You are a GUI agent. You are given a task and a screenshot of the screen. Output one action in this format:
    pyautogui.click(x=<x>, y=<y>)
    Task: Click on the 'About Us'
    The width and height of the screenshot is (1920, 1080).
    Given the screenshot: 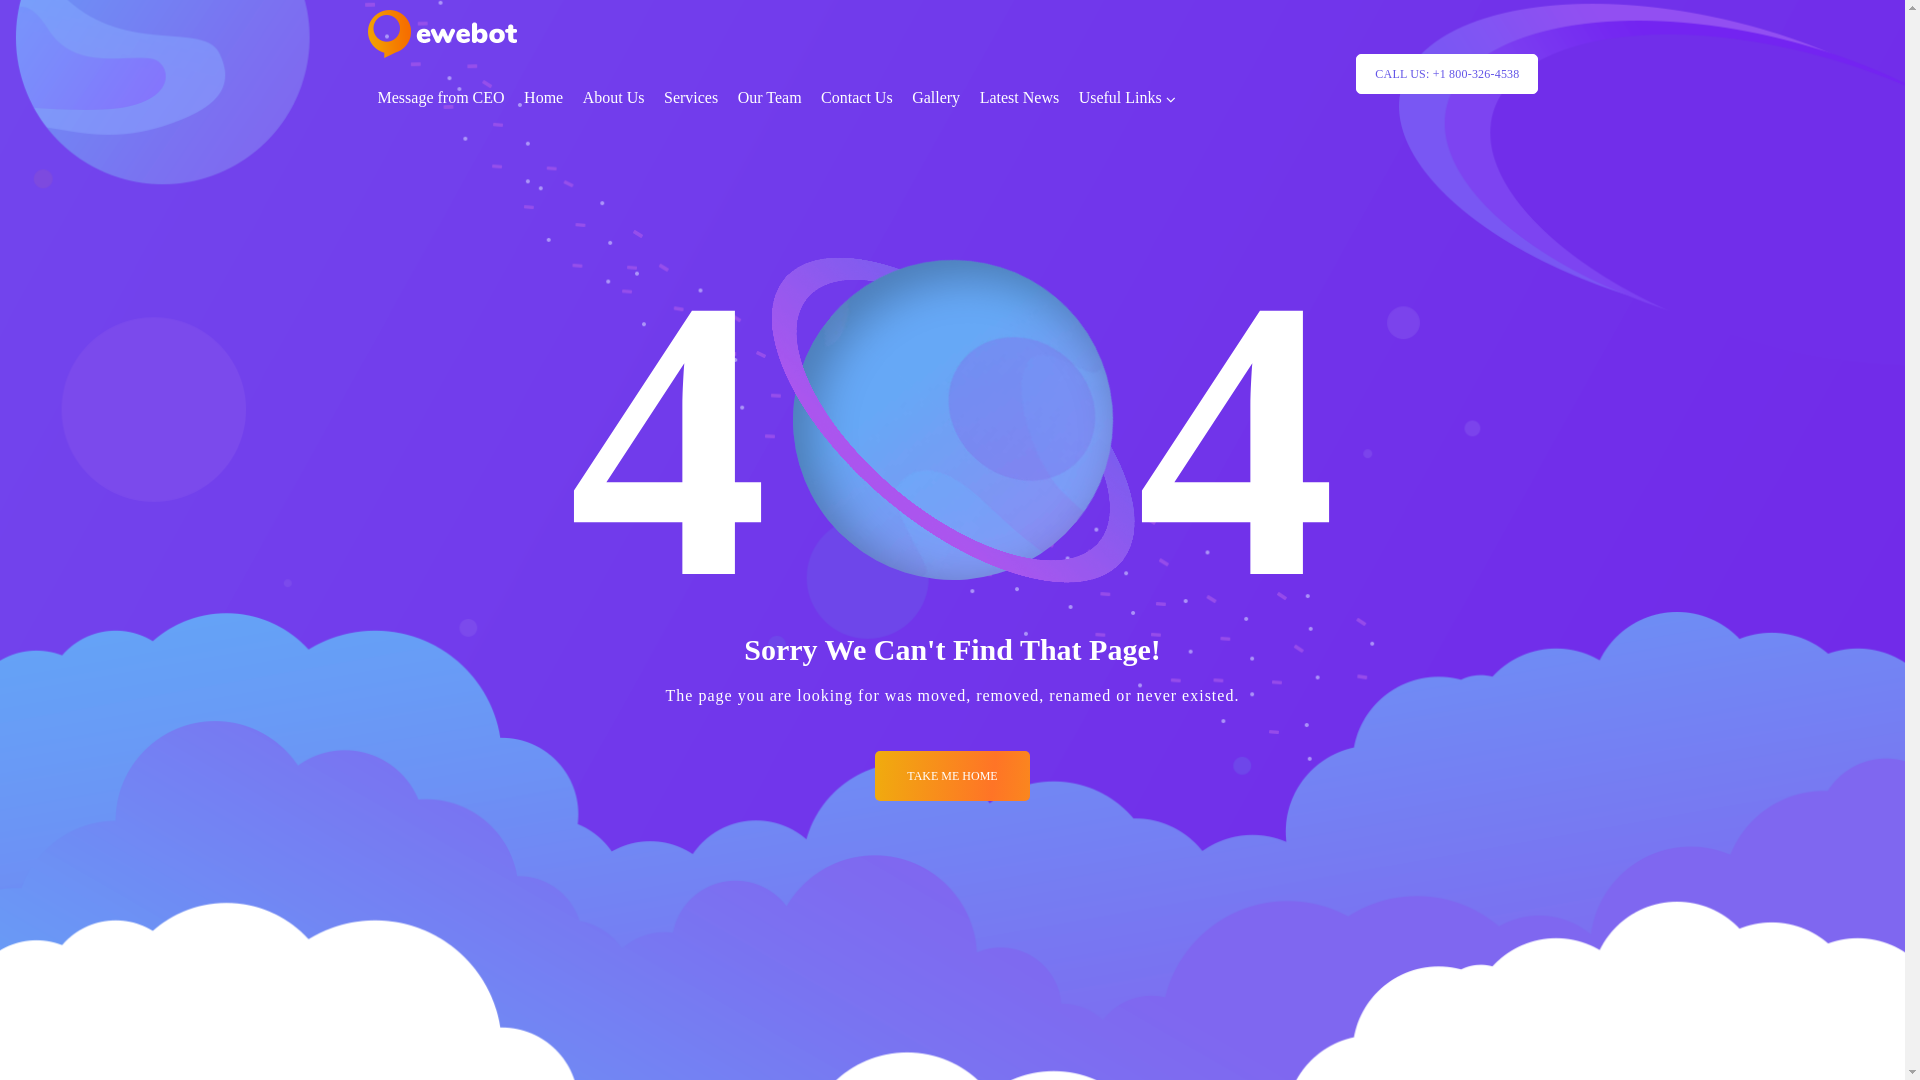 What is the action you would take?
    pyautogui.click(x=581, y=97)
    